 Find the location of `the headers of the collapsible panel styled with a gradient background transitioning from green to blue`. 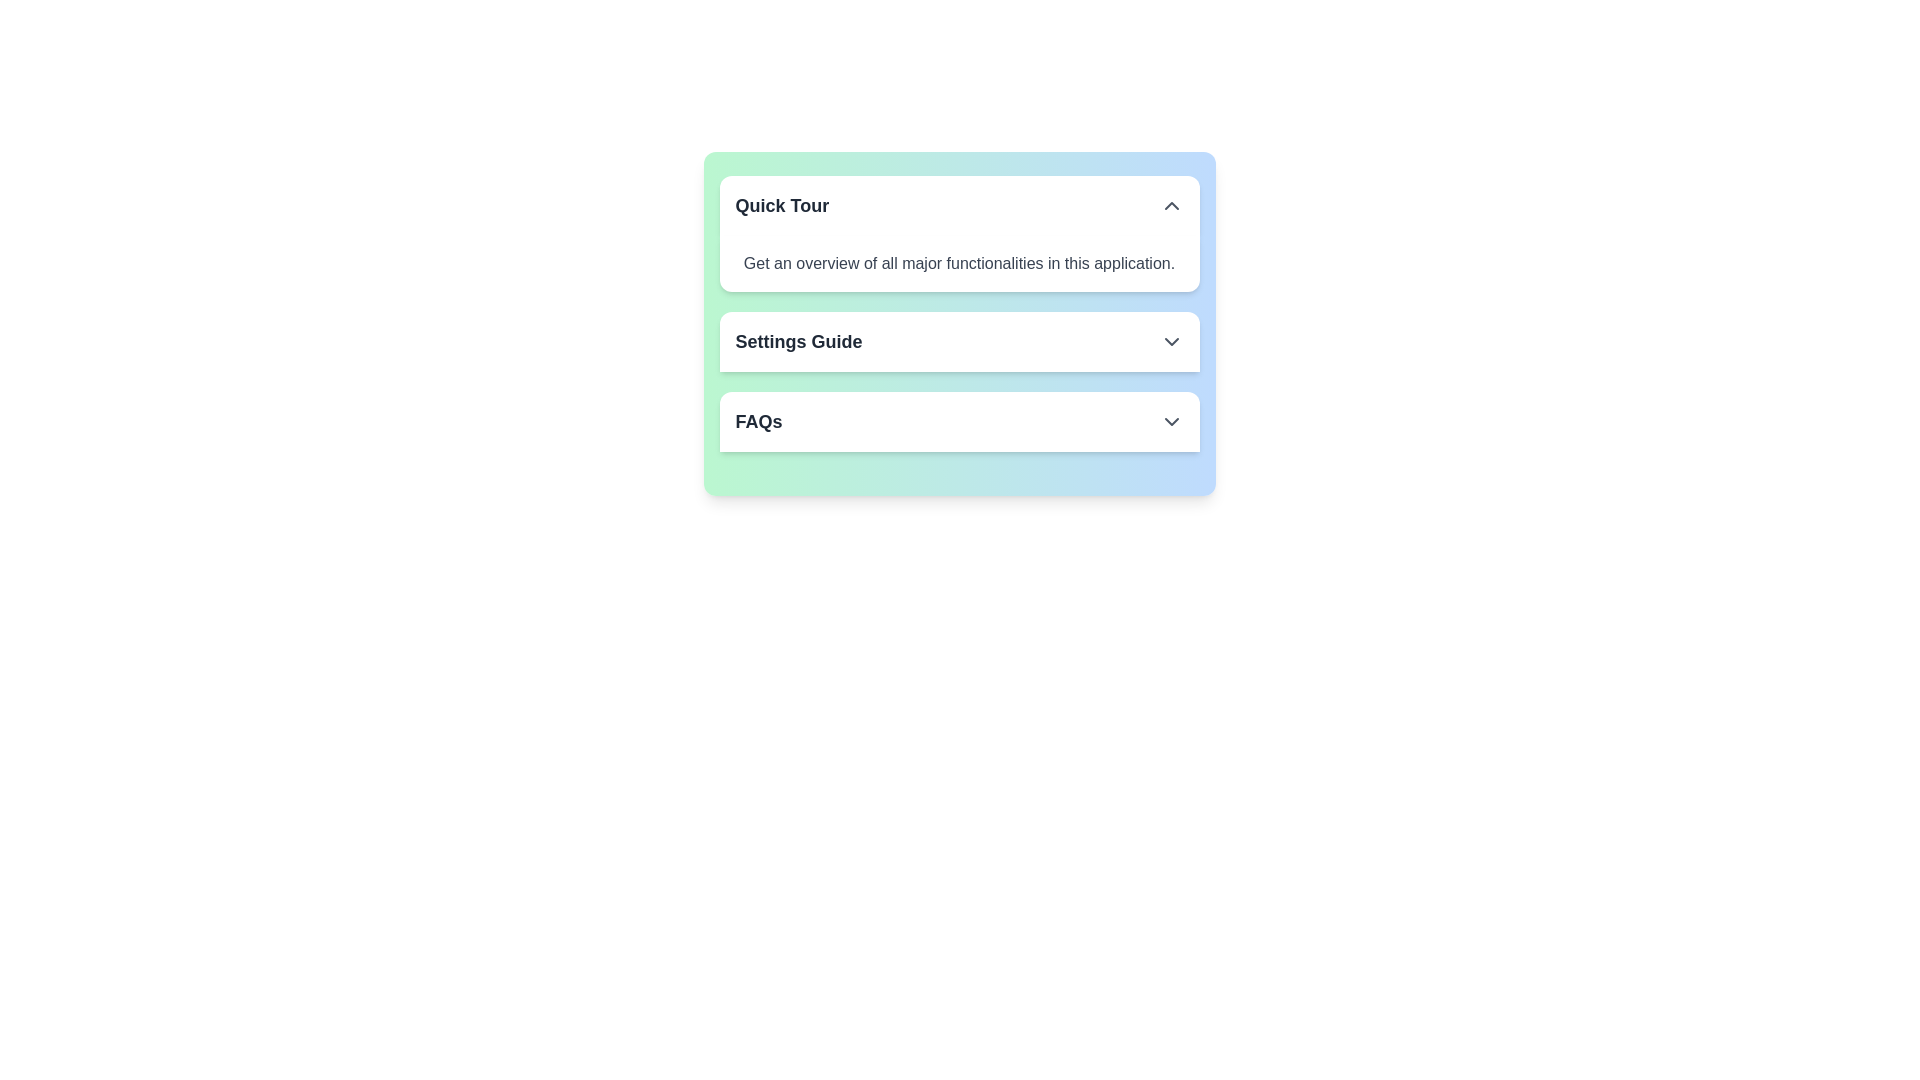

the headers of the collapsible panel styled with a gradient background transitioning from green to blue is located at coordinates (958, 323).